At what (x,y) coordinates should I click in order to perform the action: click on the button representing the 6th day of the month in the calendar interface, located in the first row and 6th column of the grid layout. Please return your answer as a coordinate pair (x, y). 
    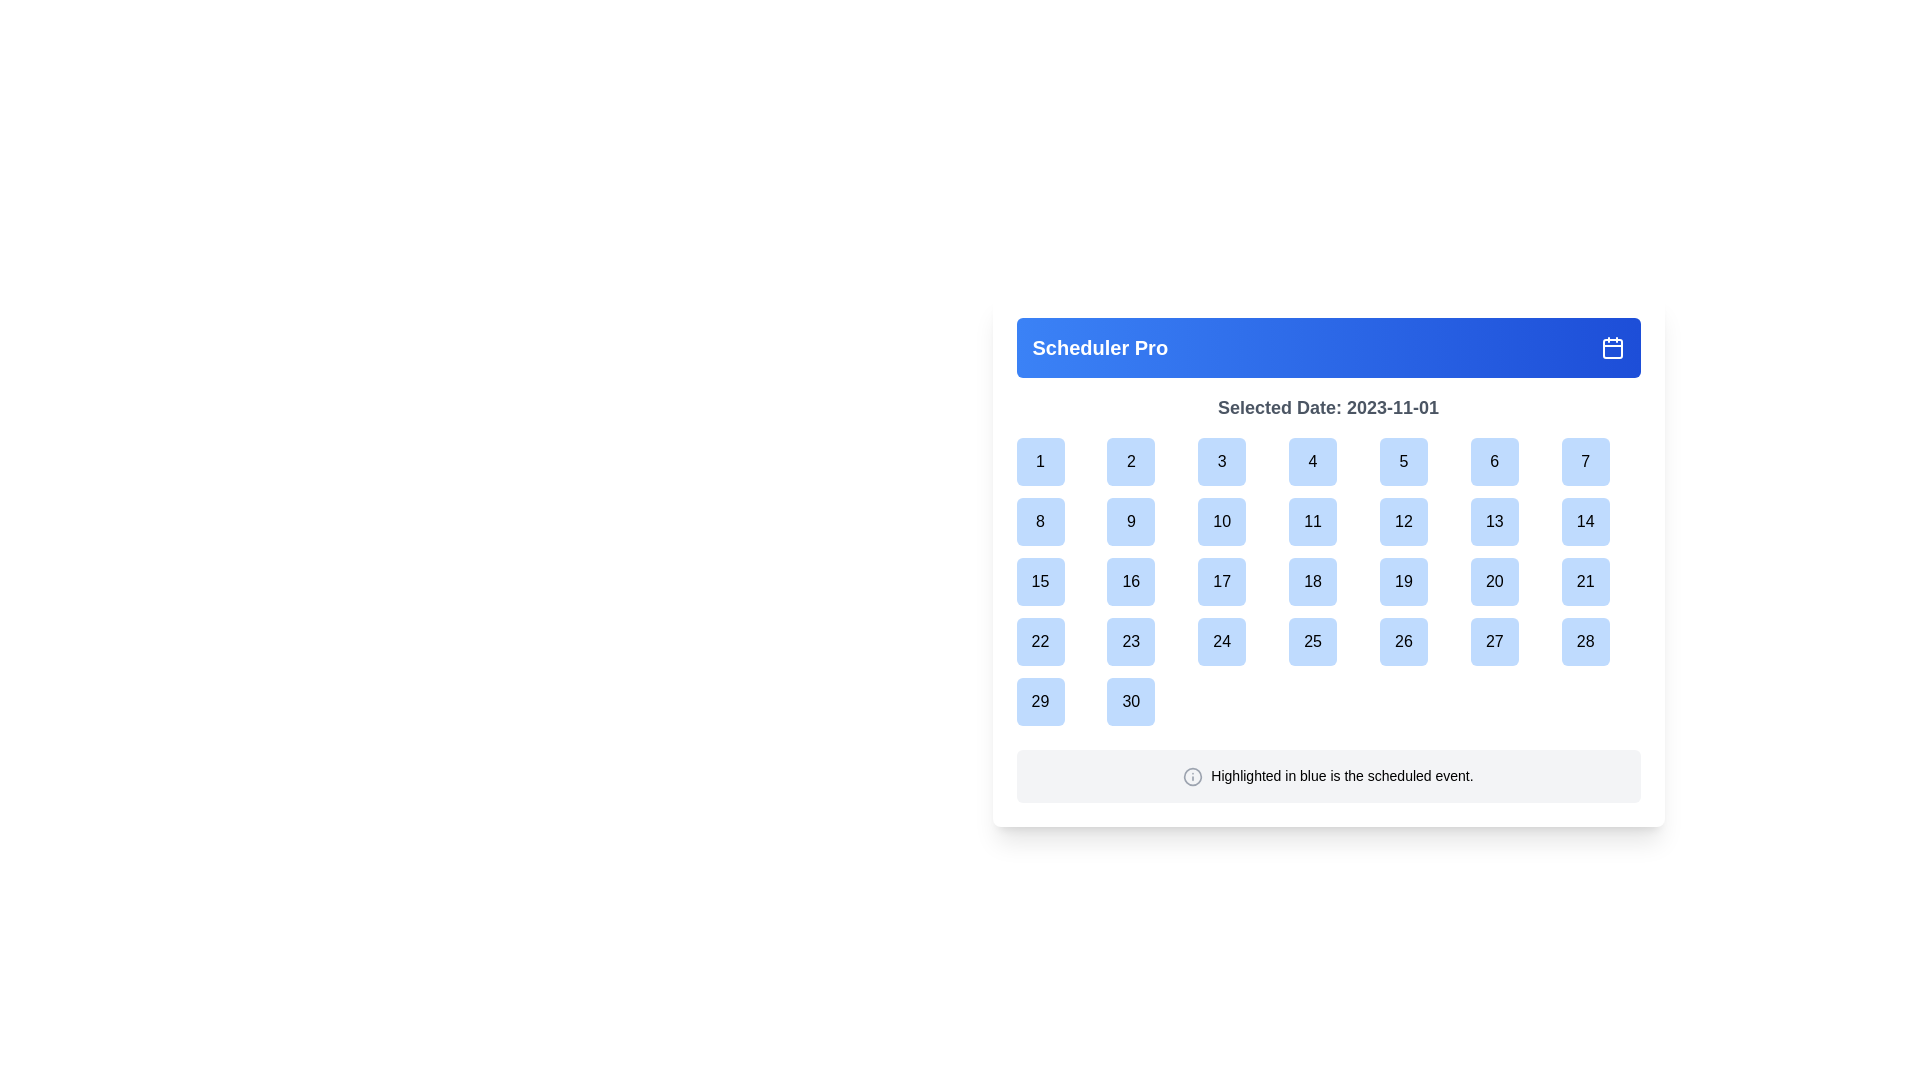
    Looking at the image, I should click on (1510, 462).